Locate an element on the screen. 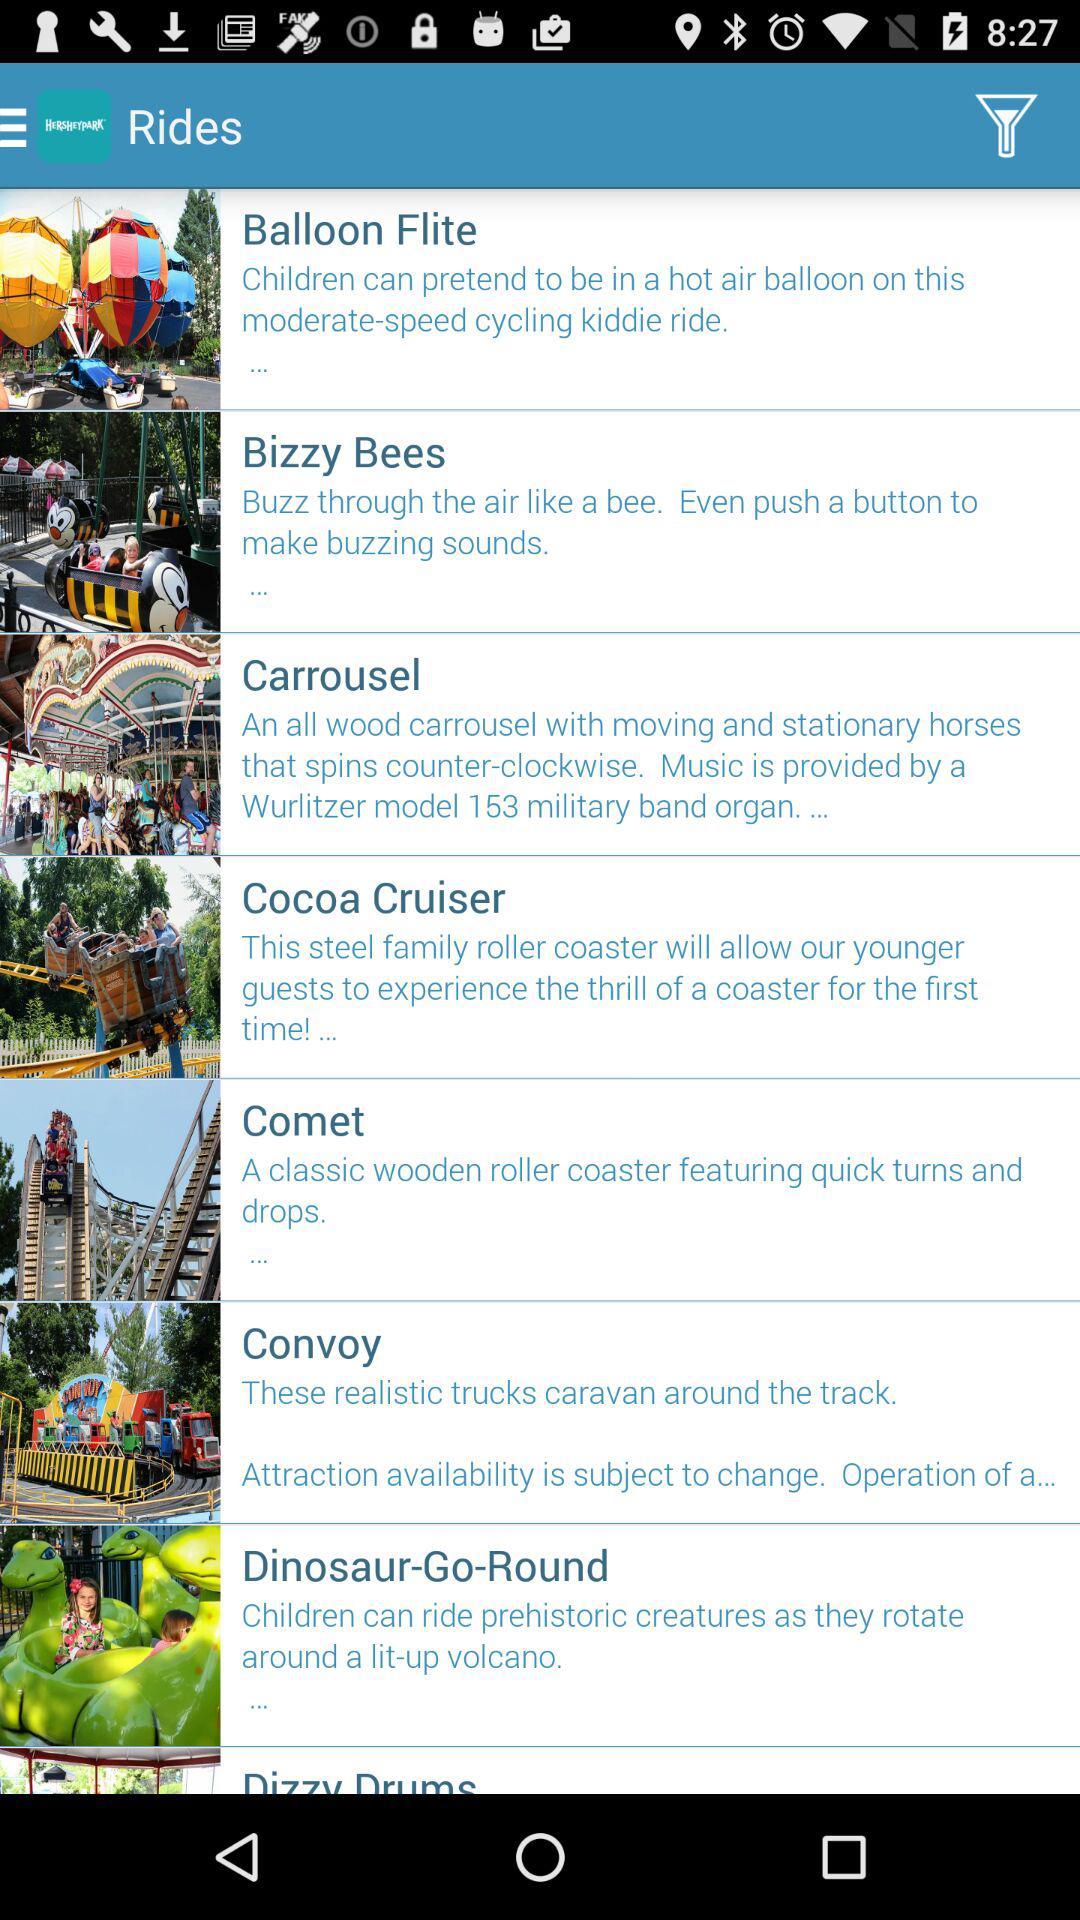 This screenshot has height=1920, width=1080. icon above the carrousel is located at coordinates (650, 550).